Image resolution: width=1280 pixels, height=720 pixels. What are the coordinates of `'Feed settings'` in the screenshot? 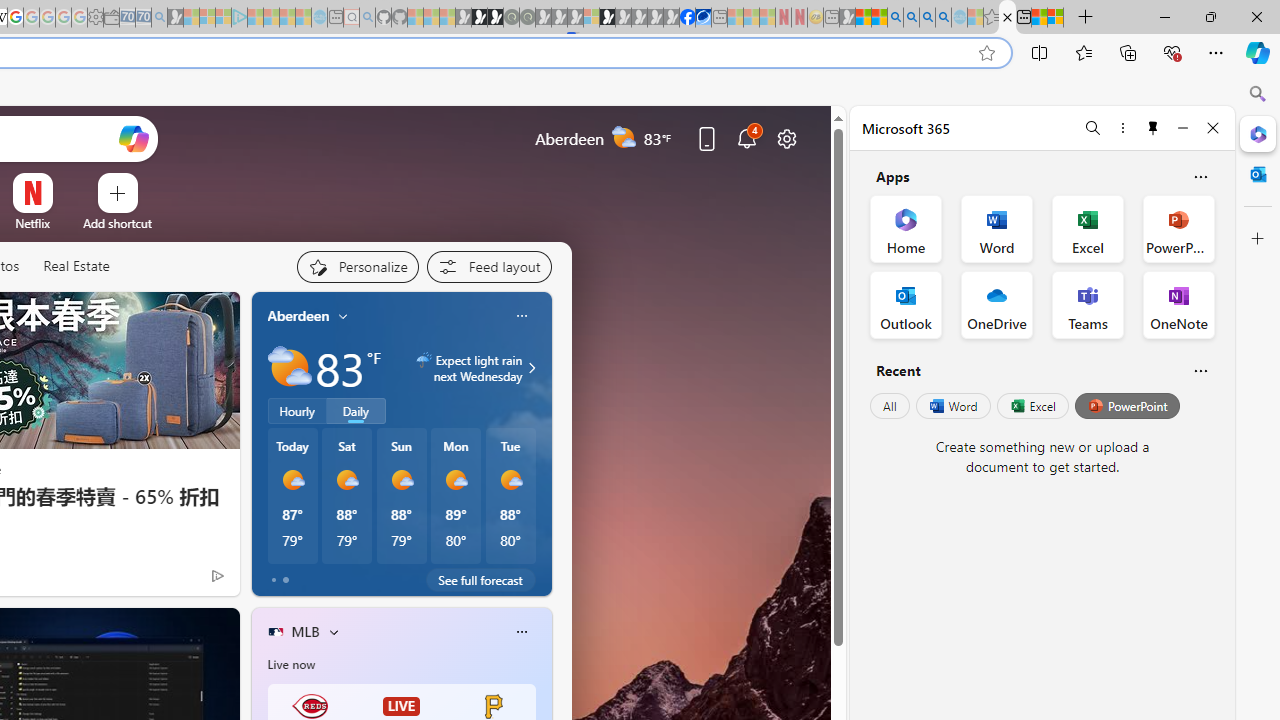 It's located at (488, 266).